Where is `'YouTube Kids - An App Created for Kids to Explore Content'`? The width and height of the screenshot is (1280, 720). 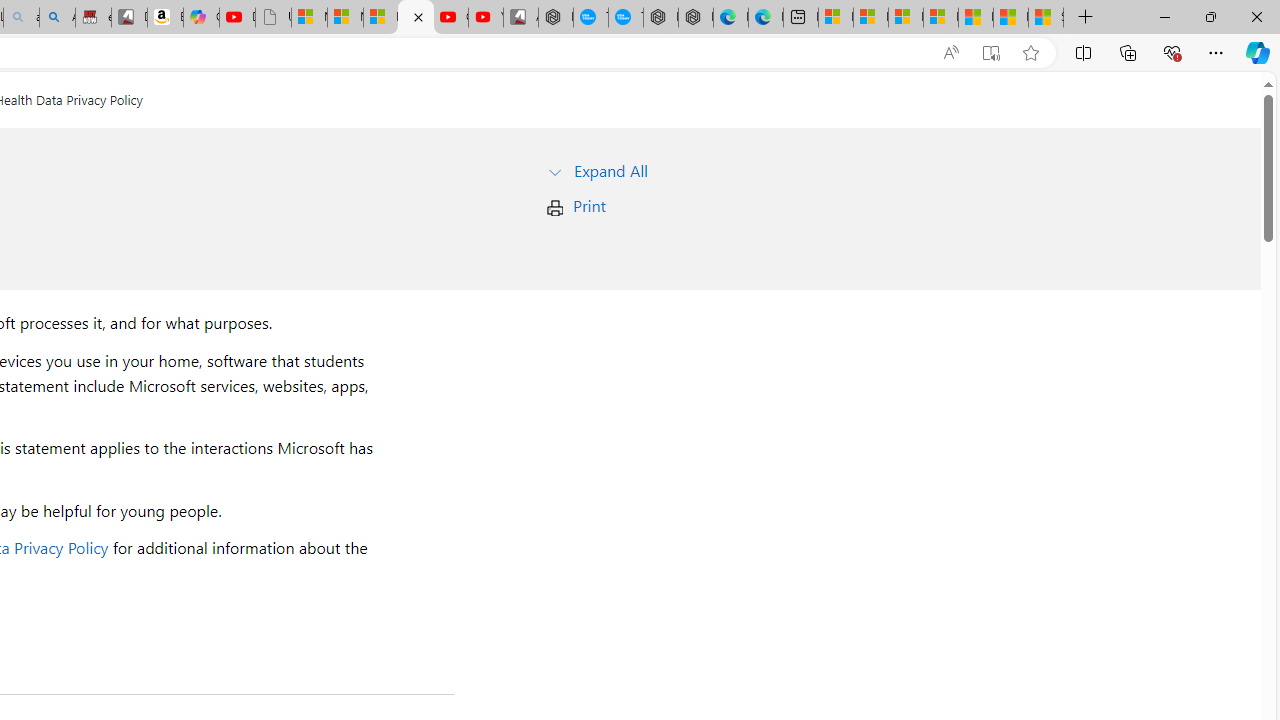
'YouTube Kids - An App Created for Kids to Explore Content' is located at coordinates (485, 17).